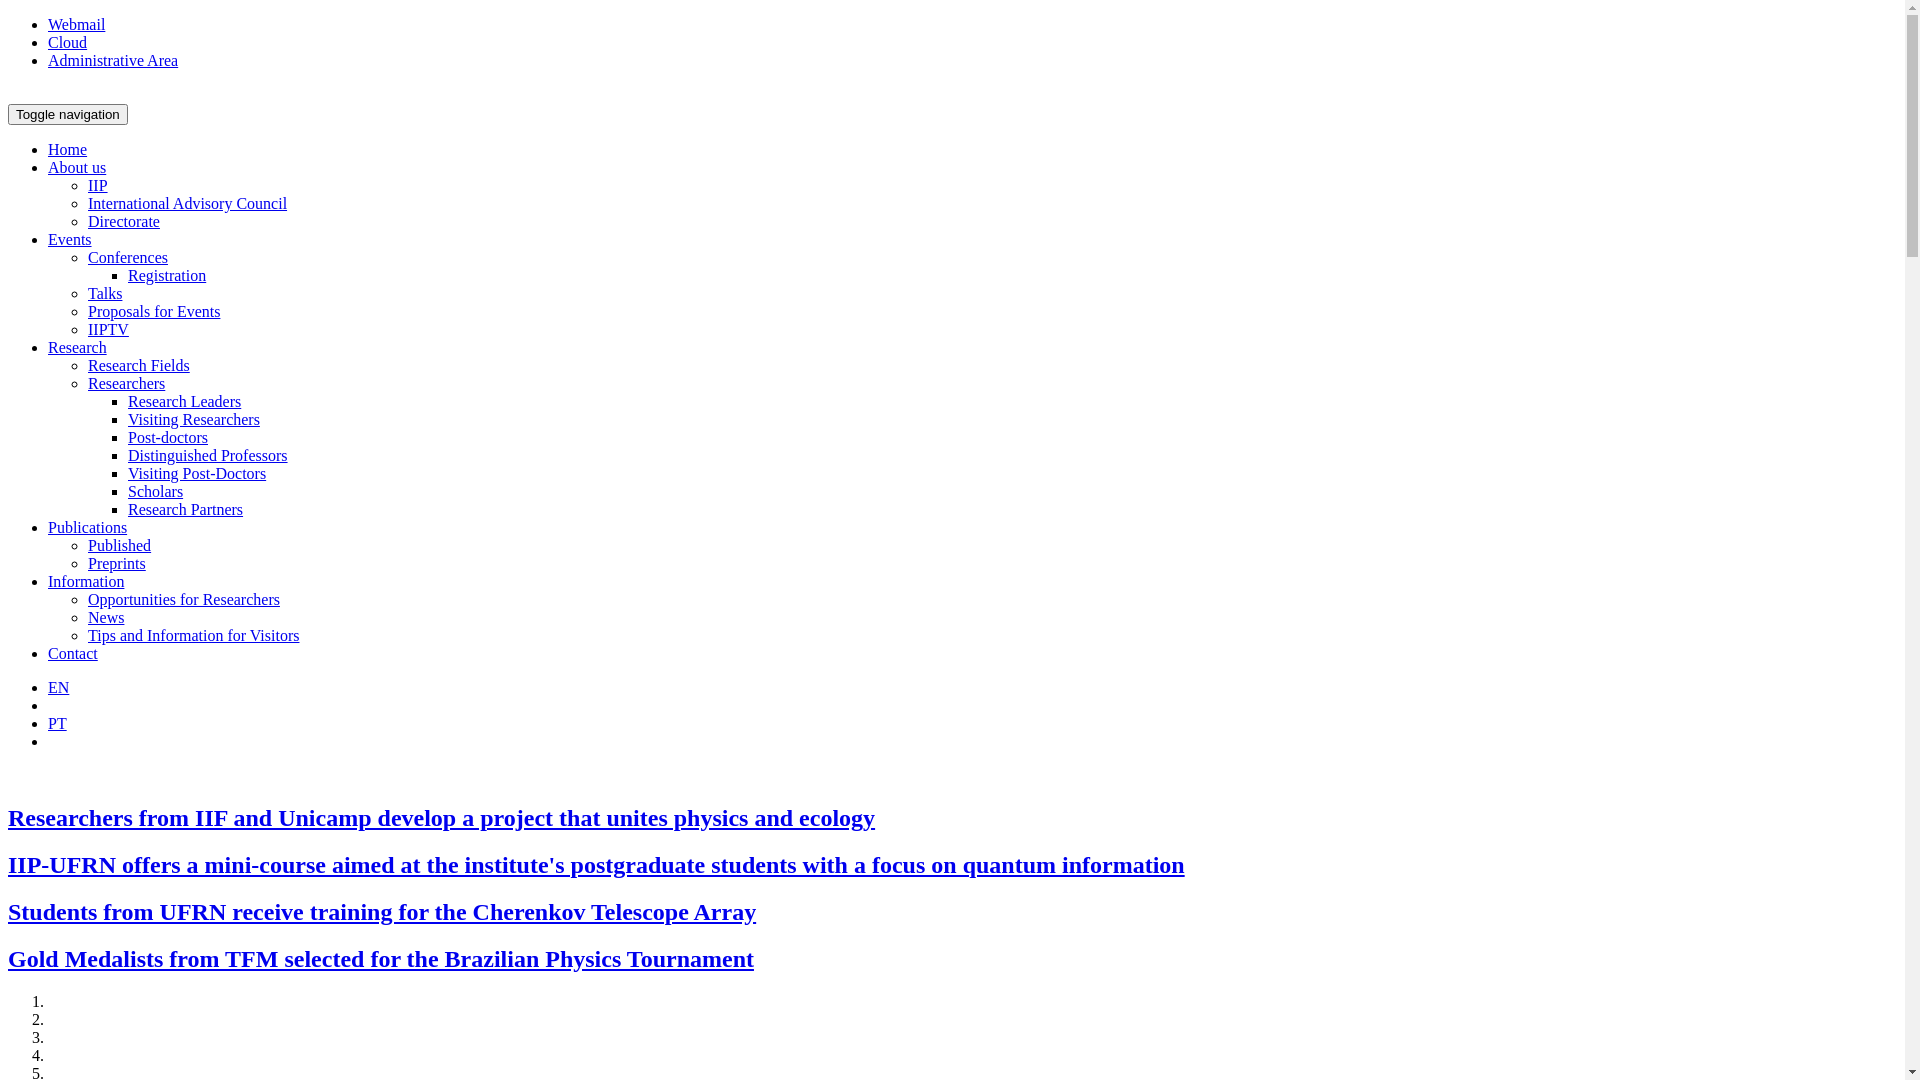 The height and width of the screenshot is (1080, 1920). Describe the element at coordinates (86, 221) in the screenshot. I see `'Directorate'` at that location.